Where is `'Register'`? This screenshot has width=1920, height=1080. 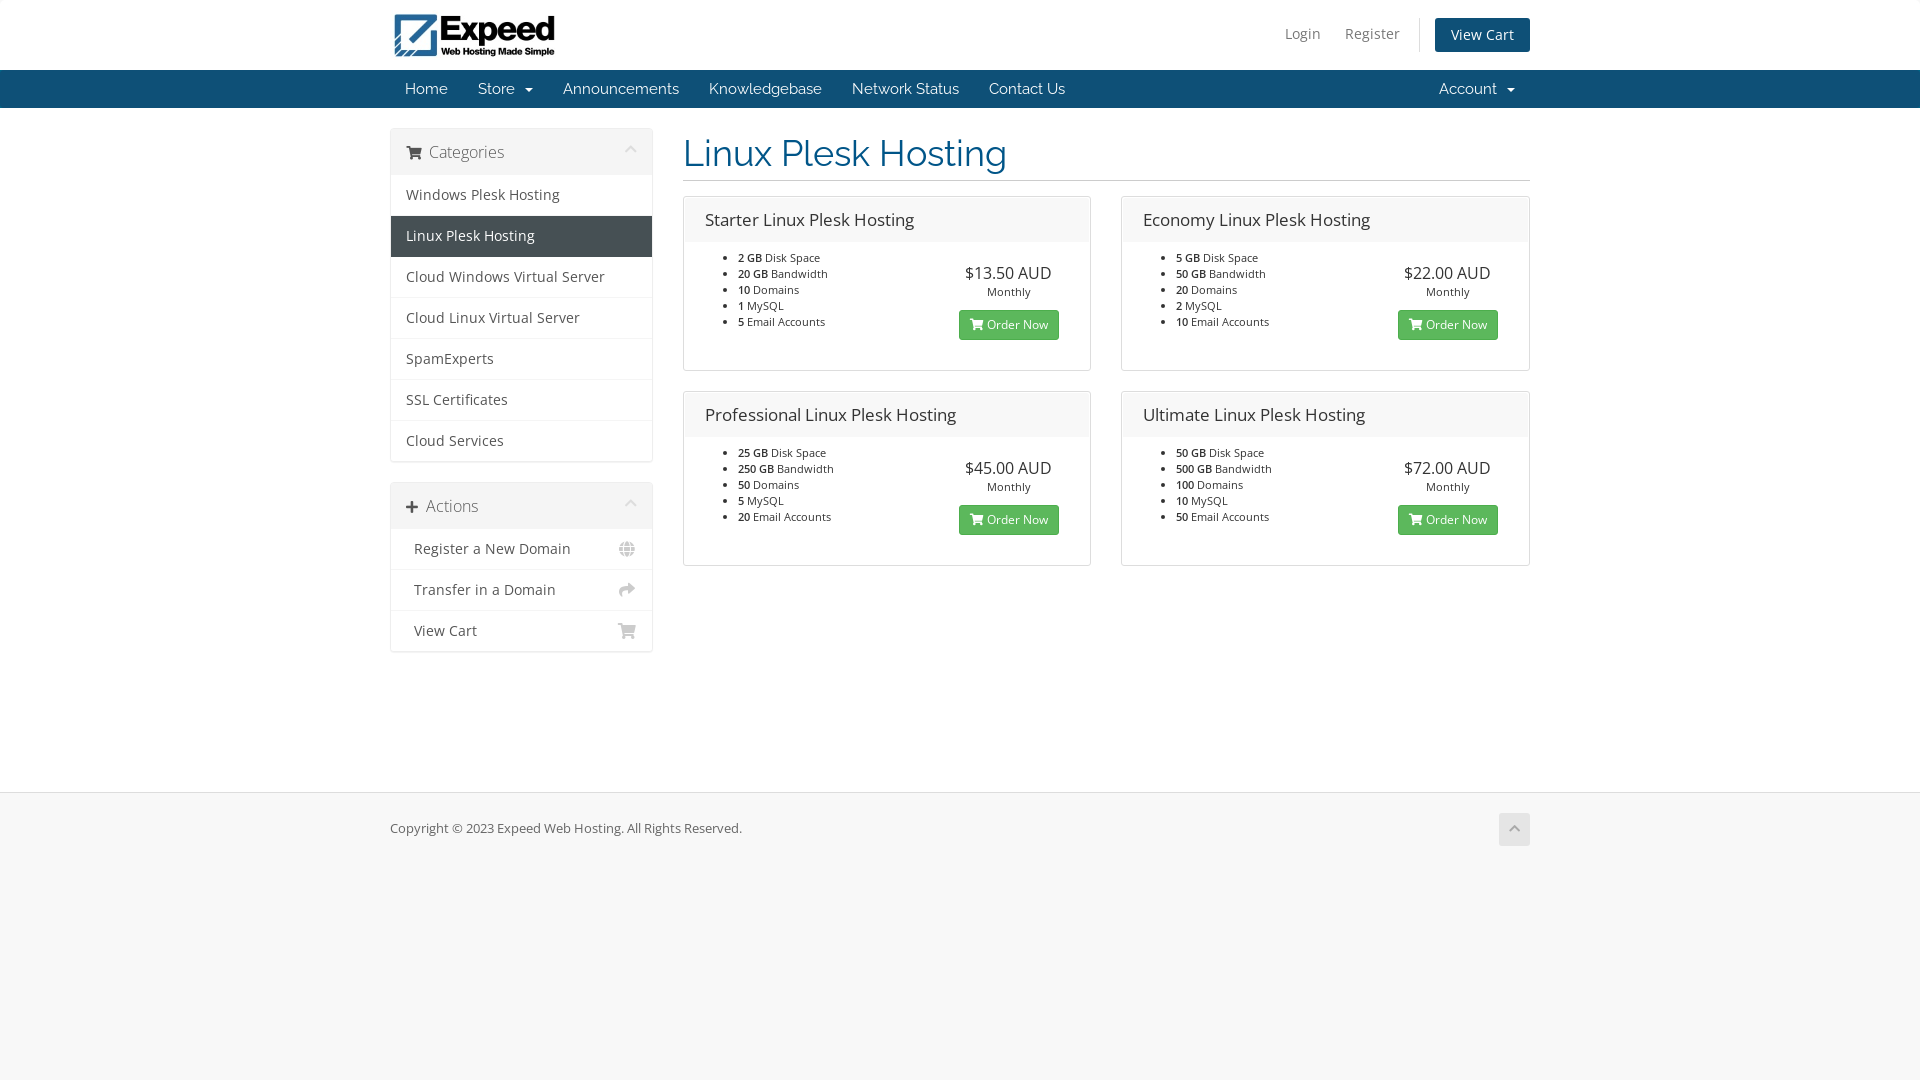
'Register' is located at coordinates (1371, 34).